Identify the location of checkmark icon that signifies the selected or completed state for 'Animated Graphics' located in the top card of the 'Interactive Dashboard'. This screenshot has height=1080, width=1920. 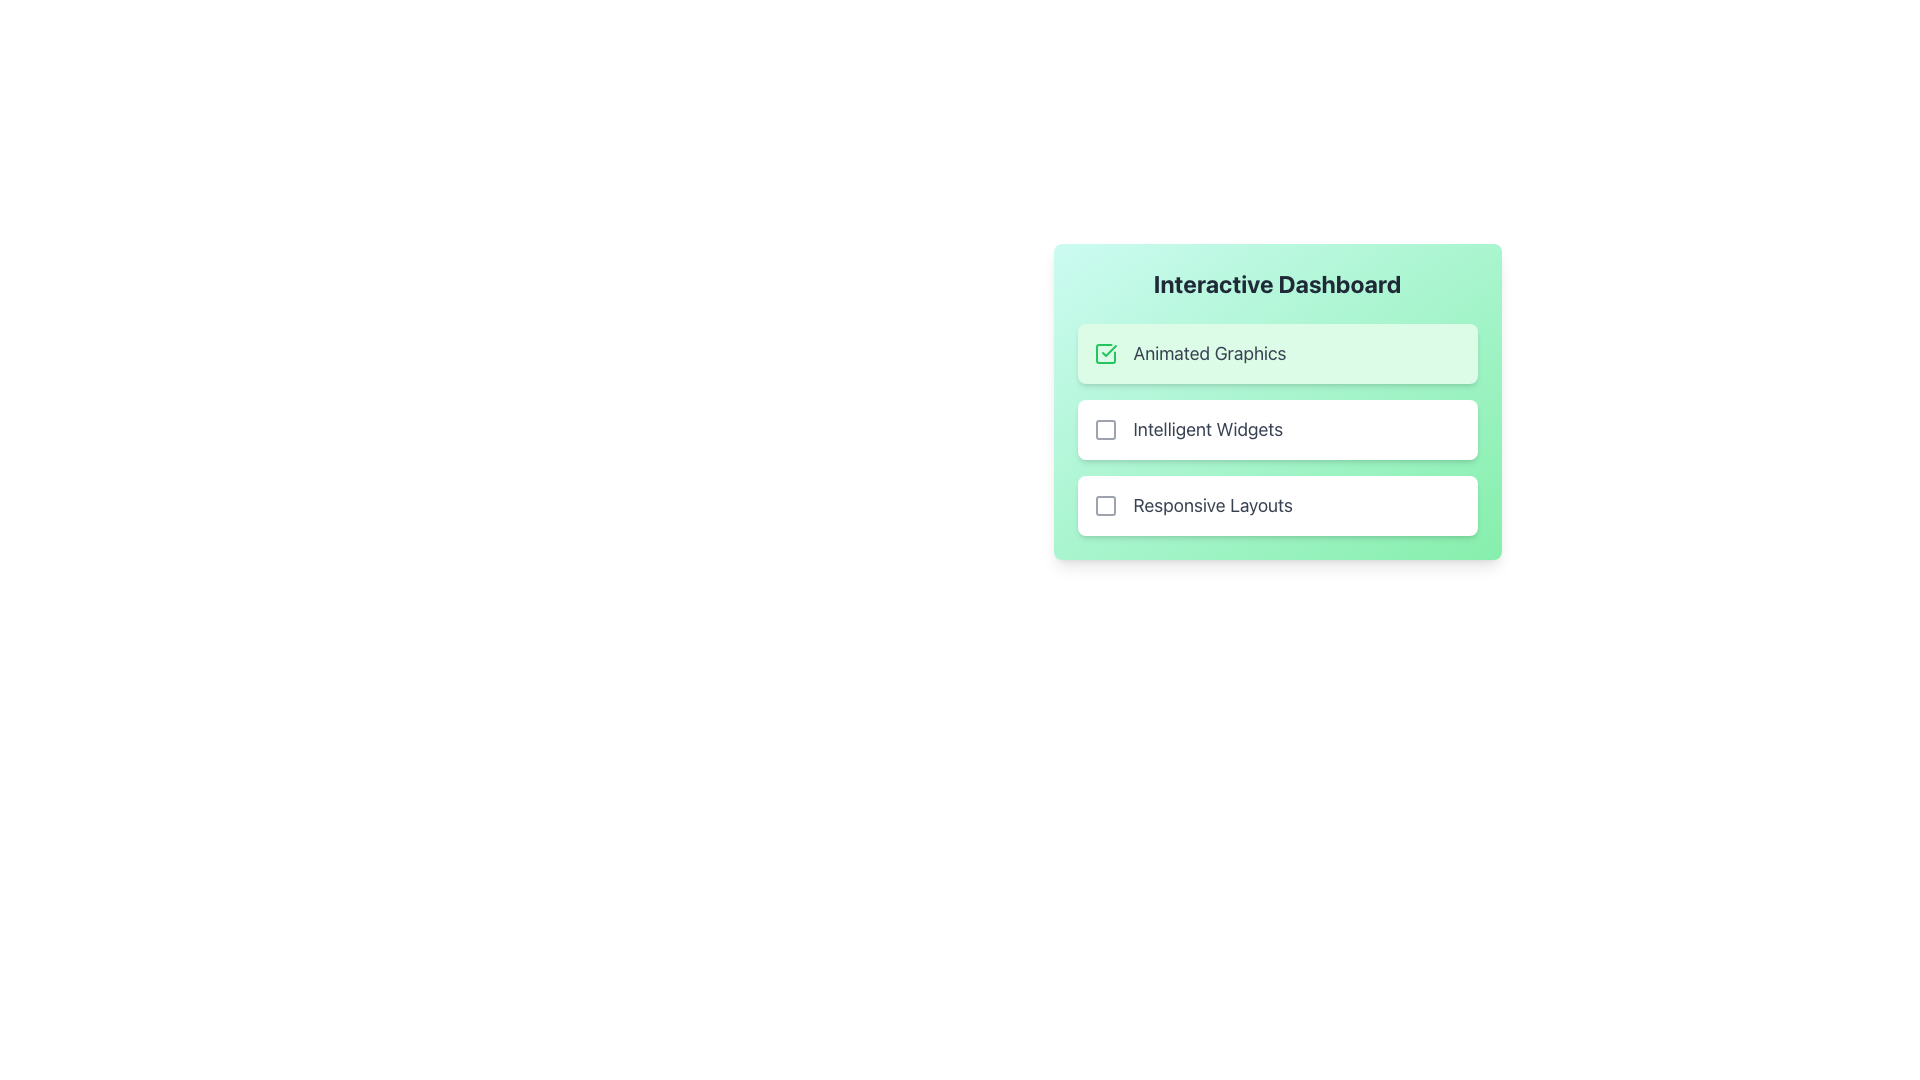
(1107, 350).